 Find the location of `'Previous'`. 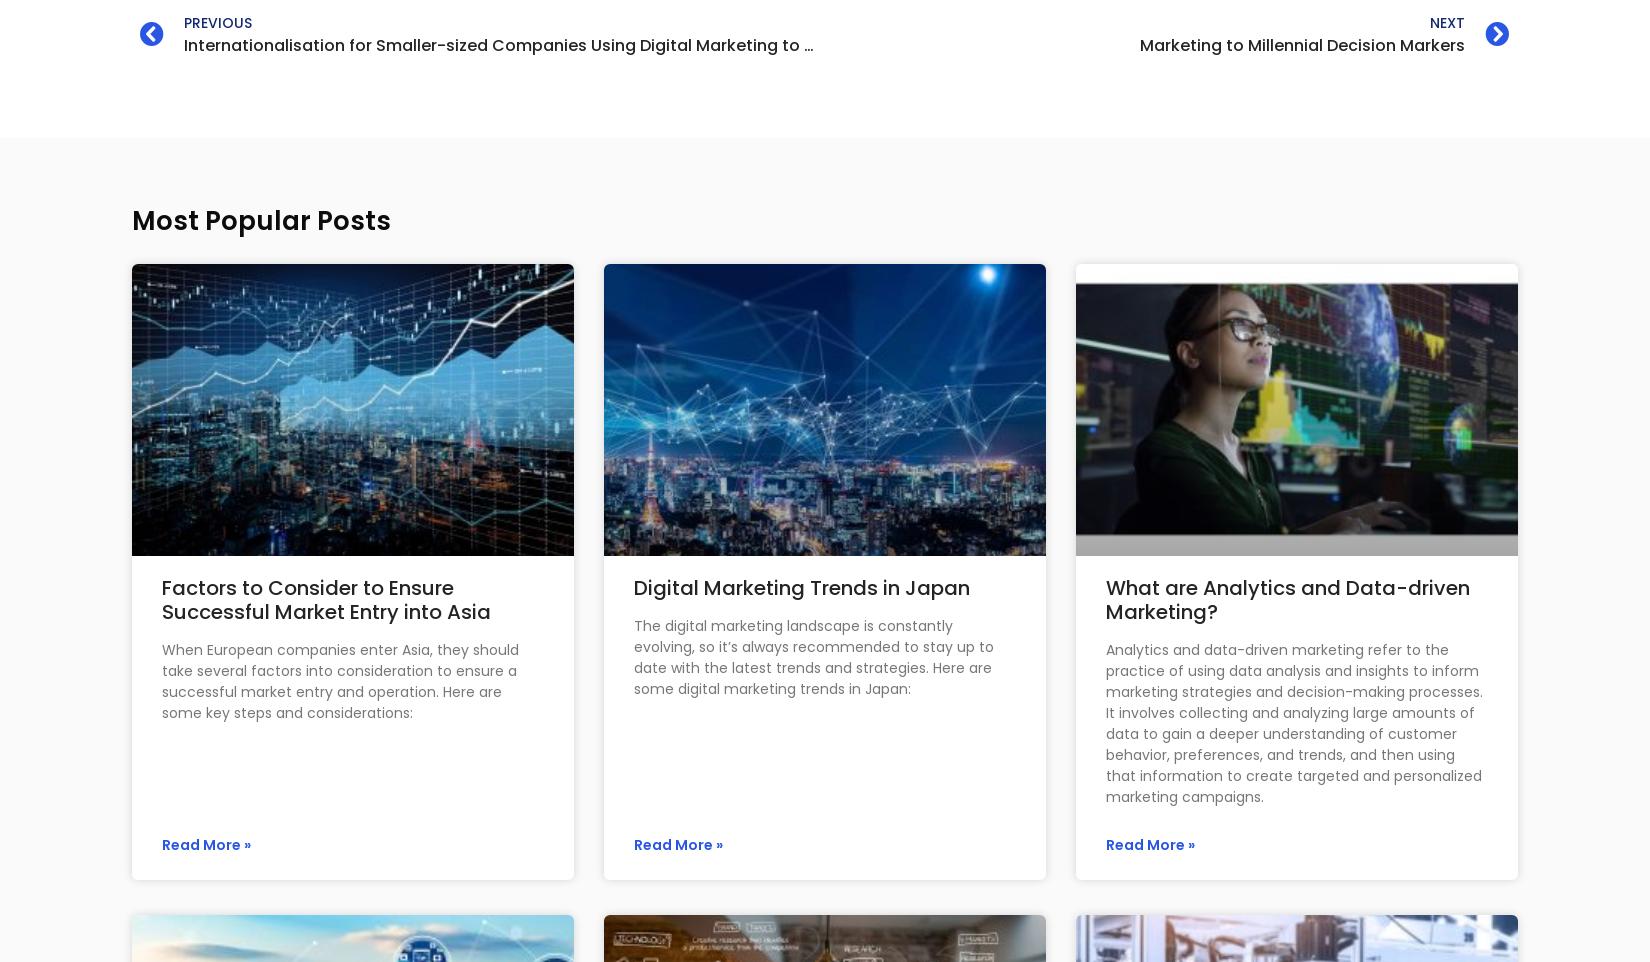

'Previous' is located at coordinates (217, 21).